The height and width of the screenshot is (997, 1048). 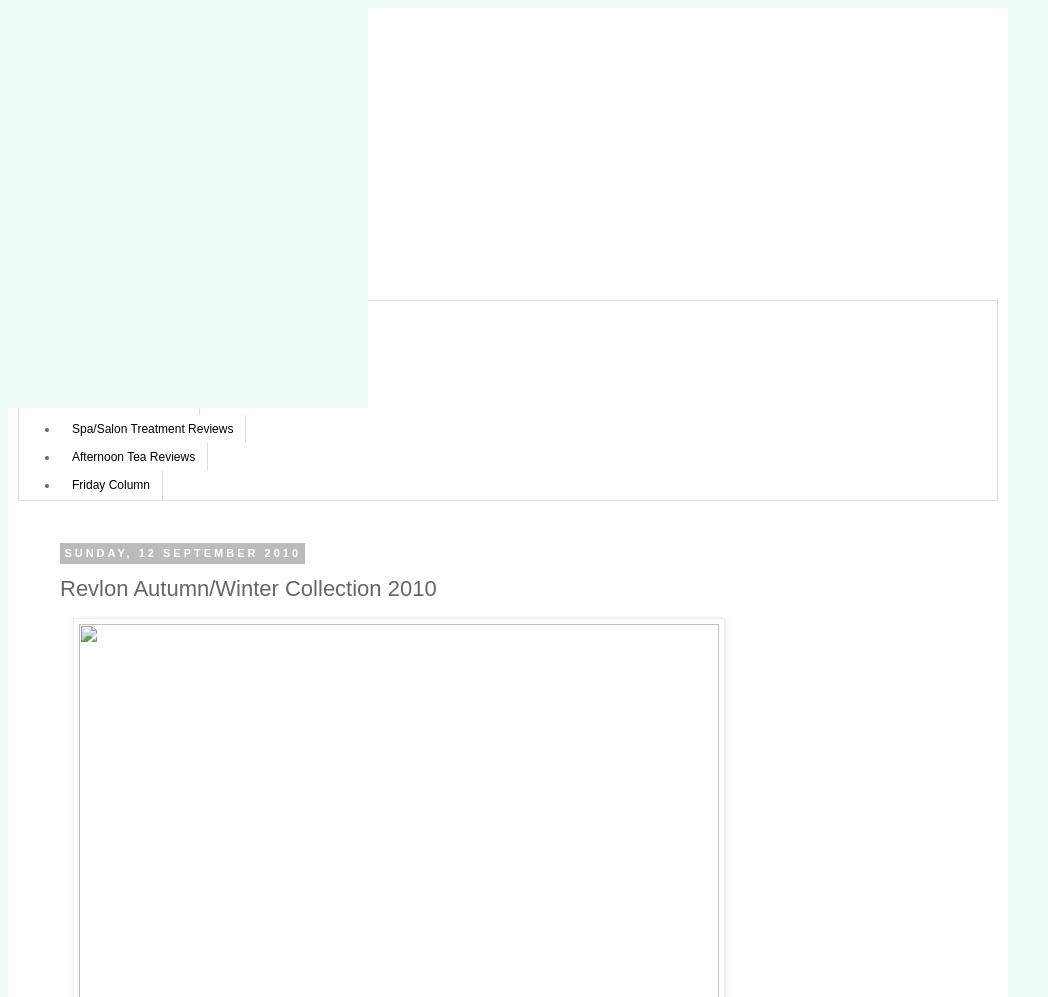 What do you see at coordinates (152, 427) in the screenshot?
I see `'Spa/Salon Treatment Reviews'` at bounding box center [152, 427].